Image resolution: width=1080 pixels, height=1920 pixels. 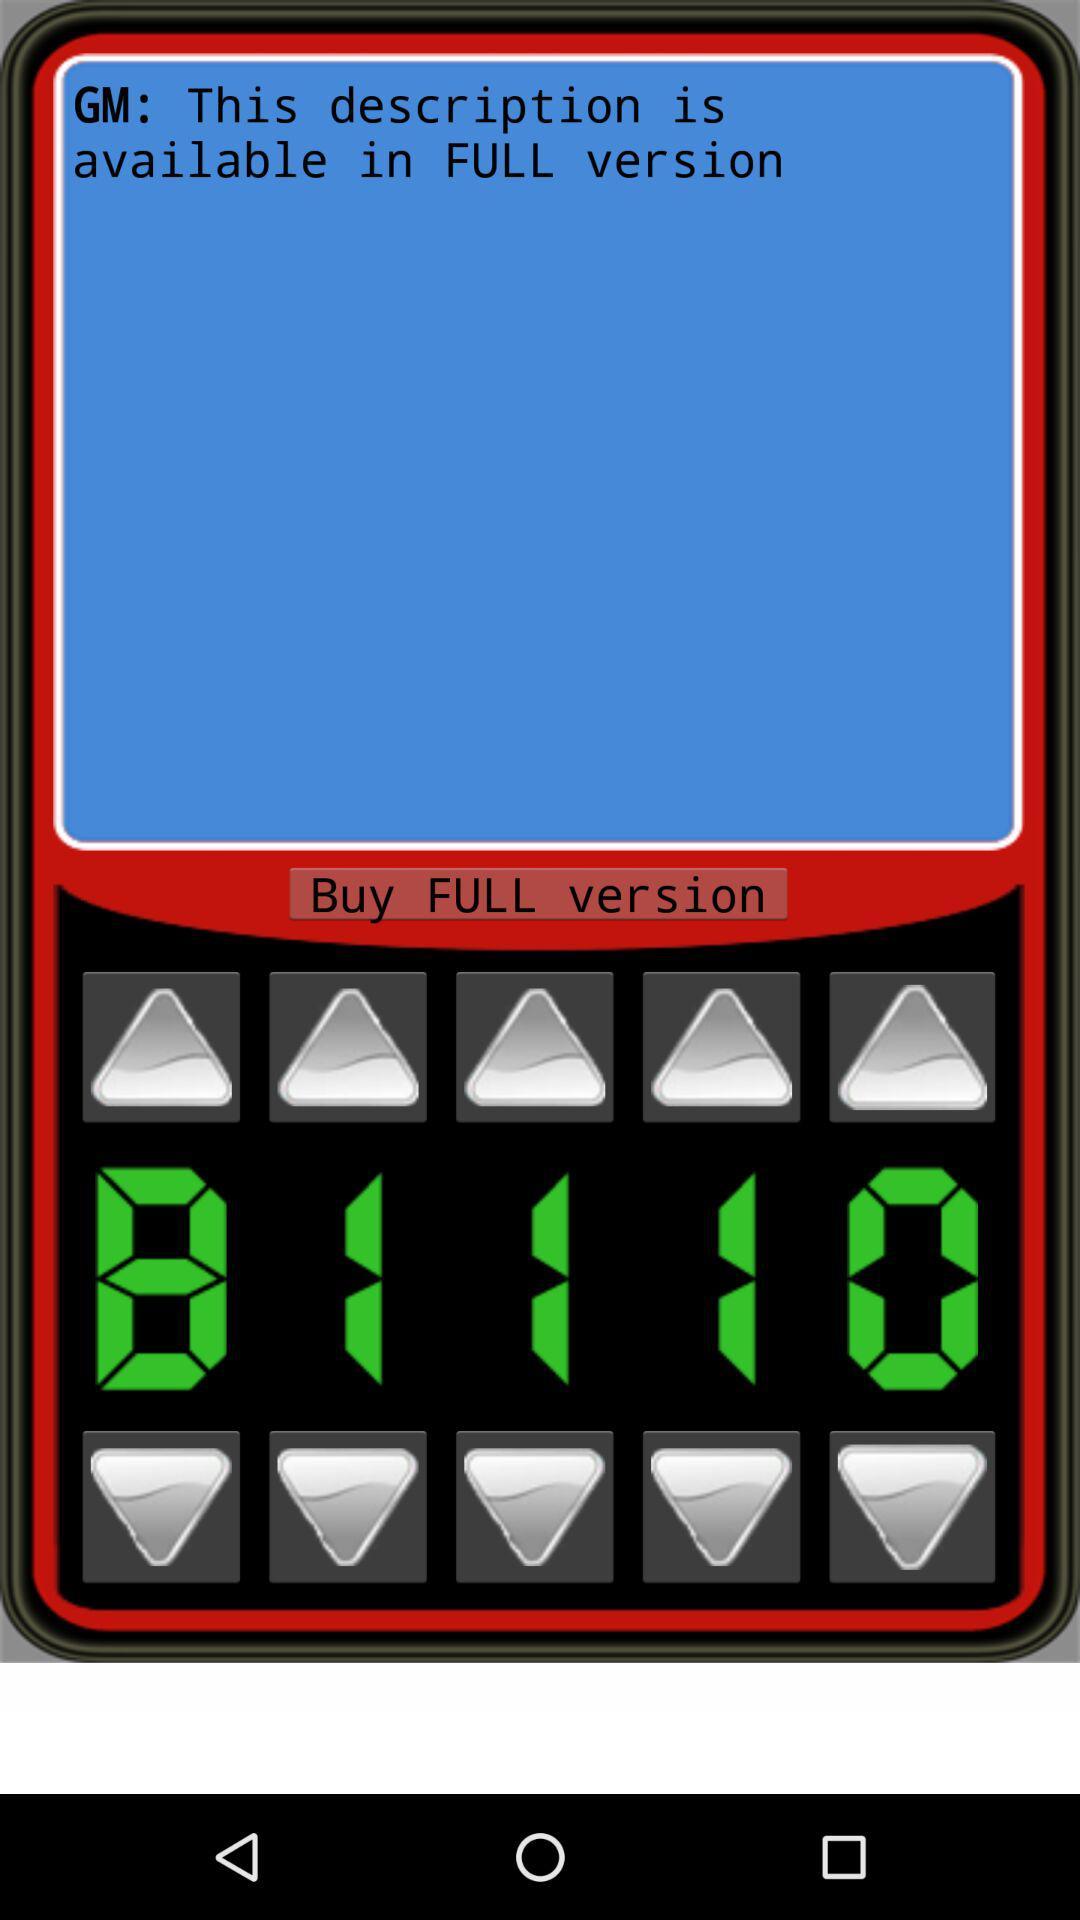 What do you see at coordinates (346, 1507) in the screenshot?
I see `lower digit` at bounding box center [346, 1507].